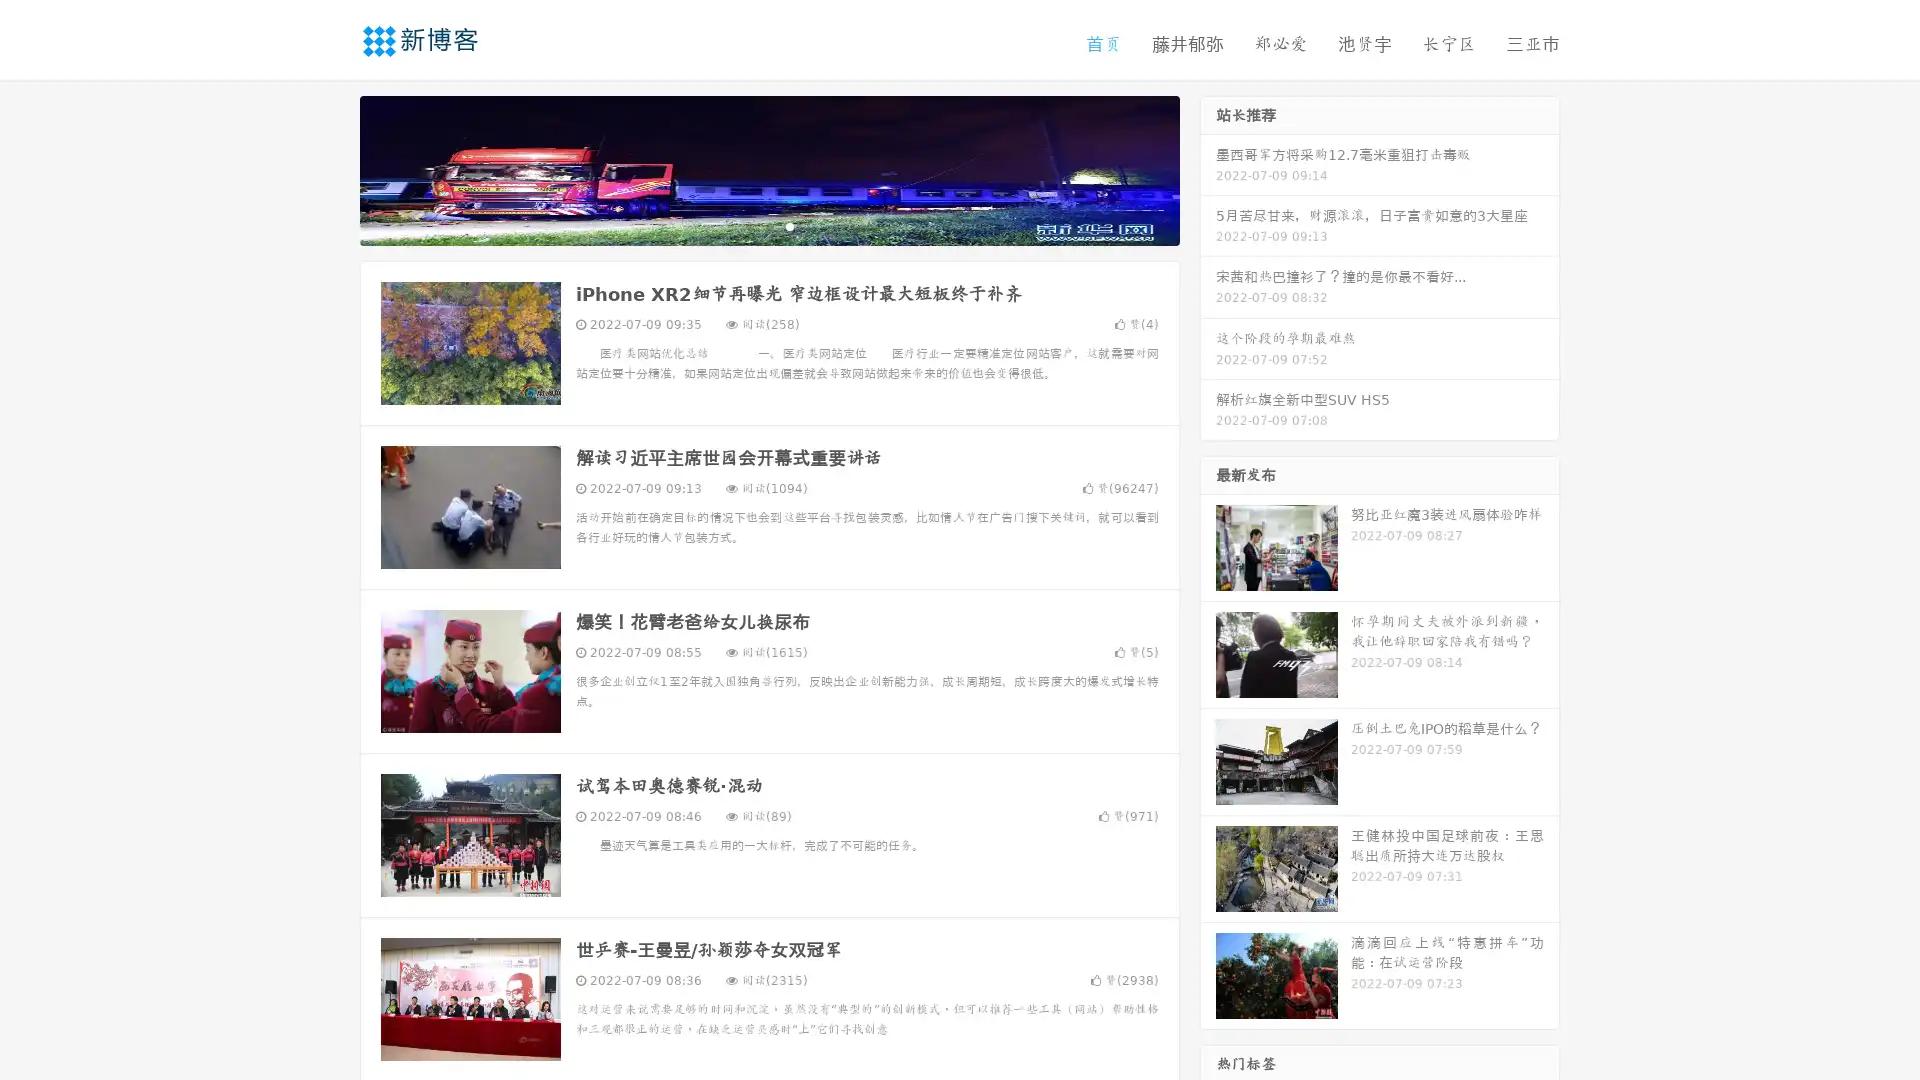  Describe the element at coordinates (748, 225) in the screenshot. I see `Go to slide 1` at that location.